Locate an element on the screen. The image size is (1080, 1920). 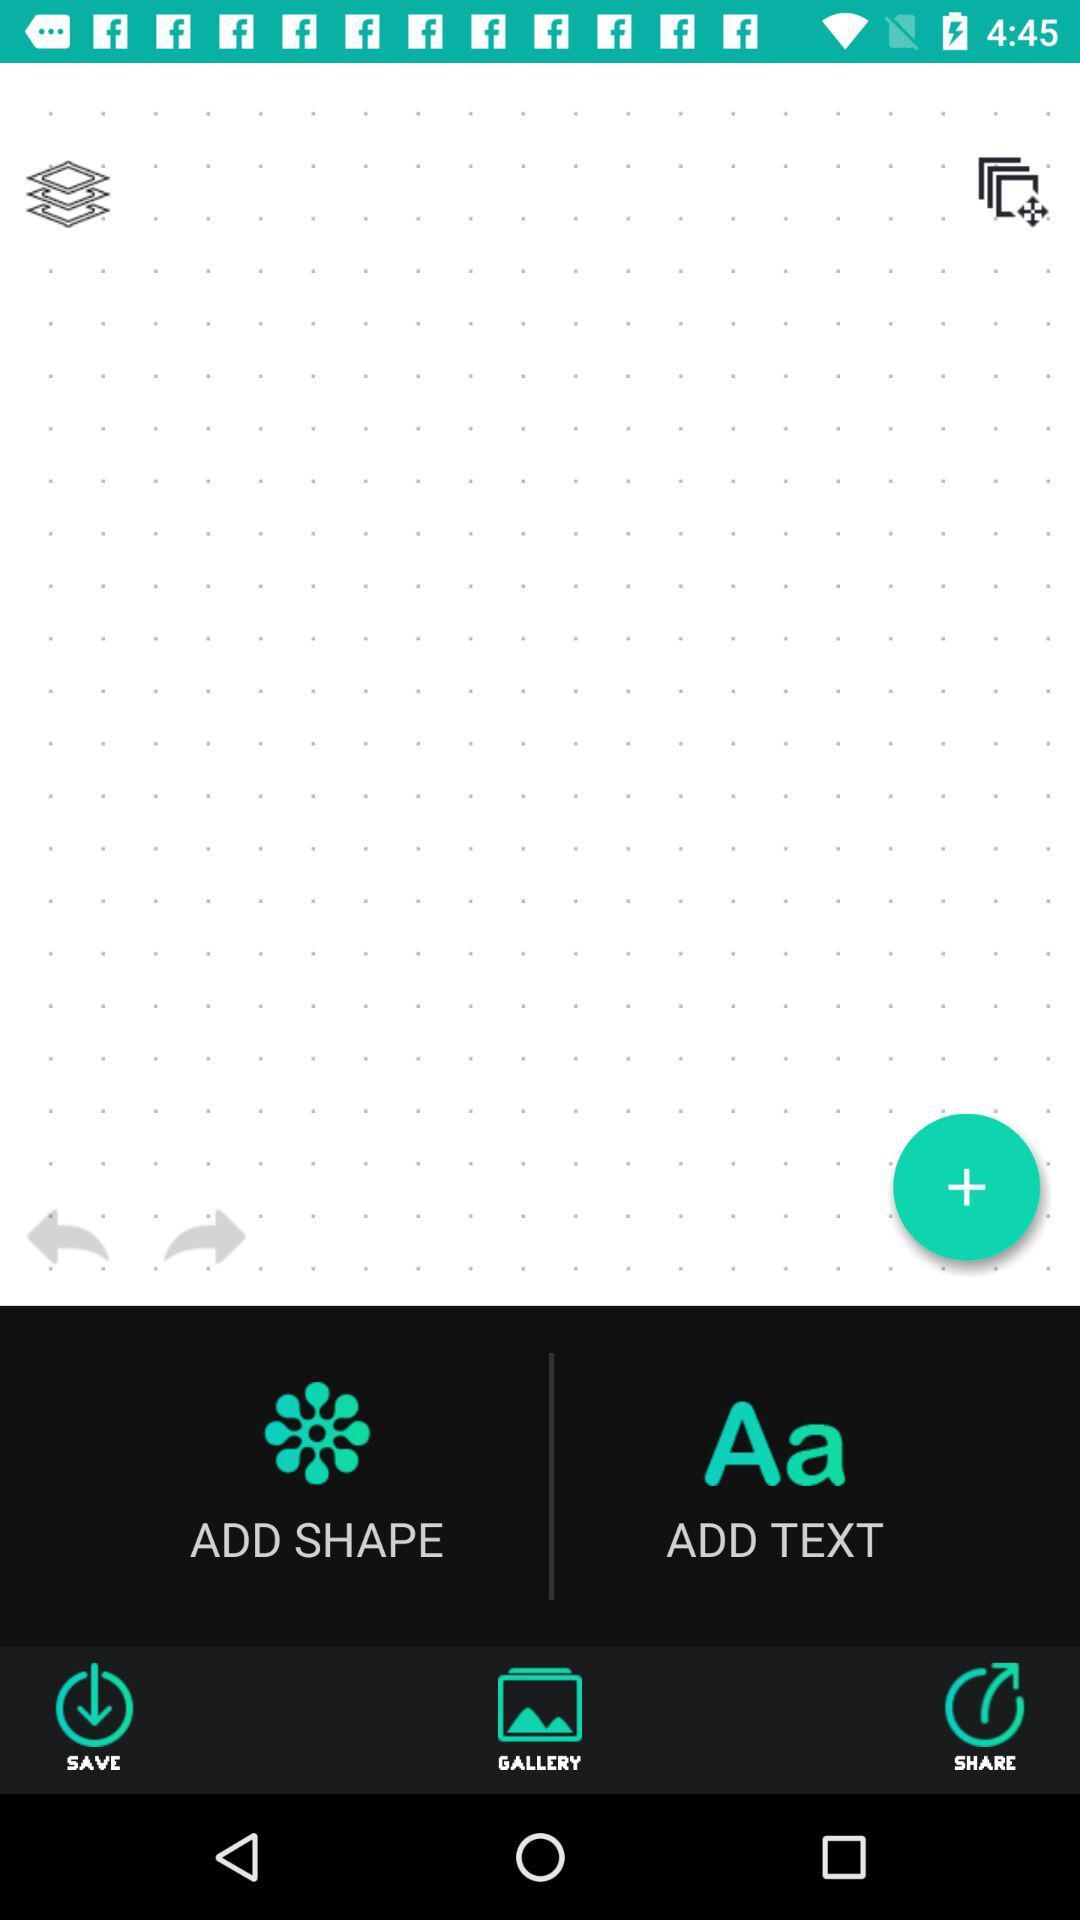
the save is located at coordinates (94, 1719).